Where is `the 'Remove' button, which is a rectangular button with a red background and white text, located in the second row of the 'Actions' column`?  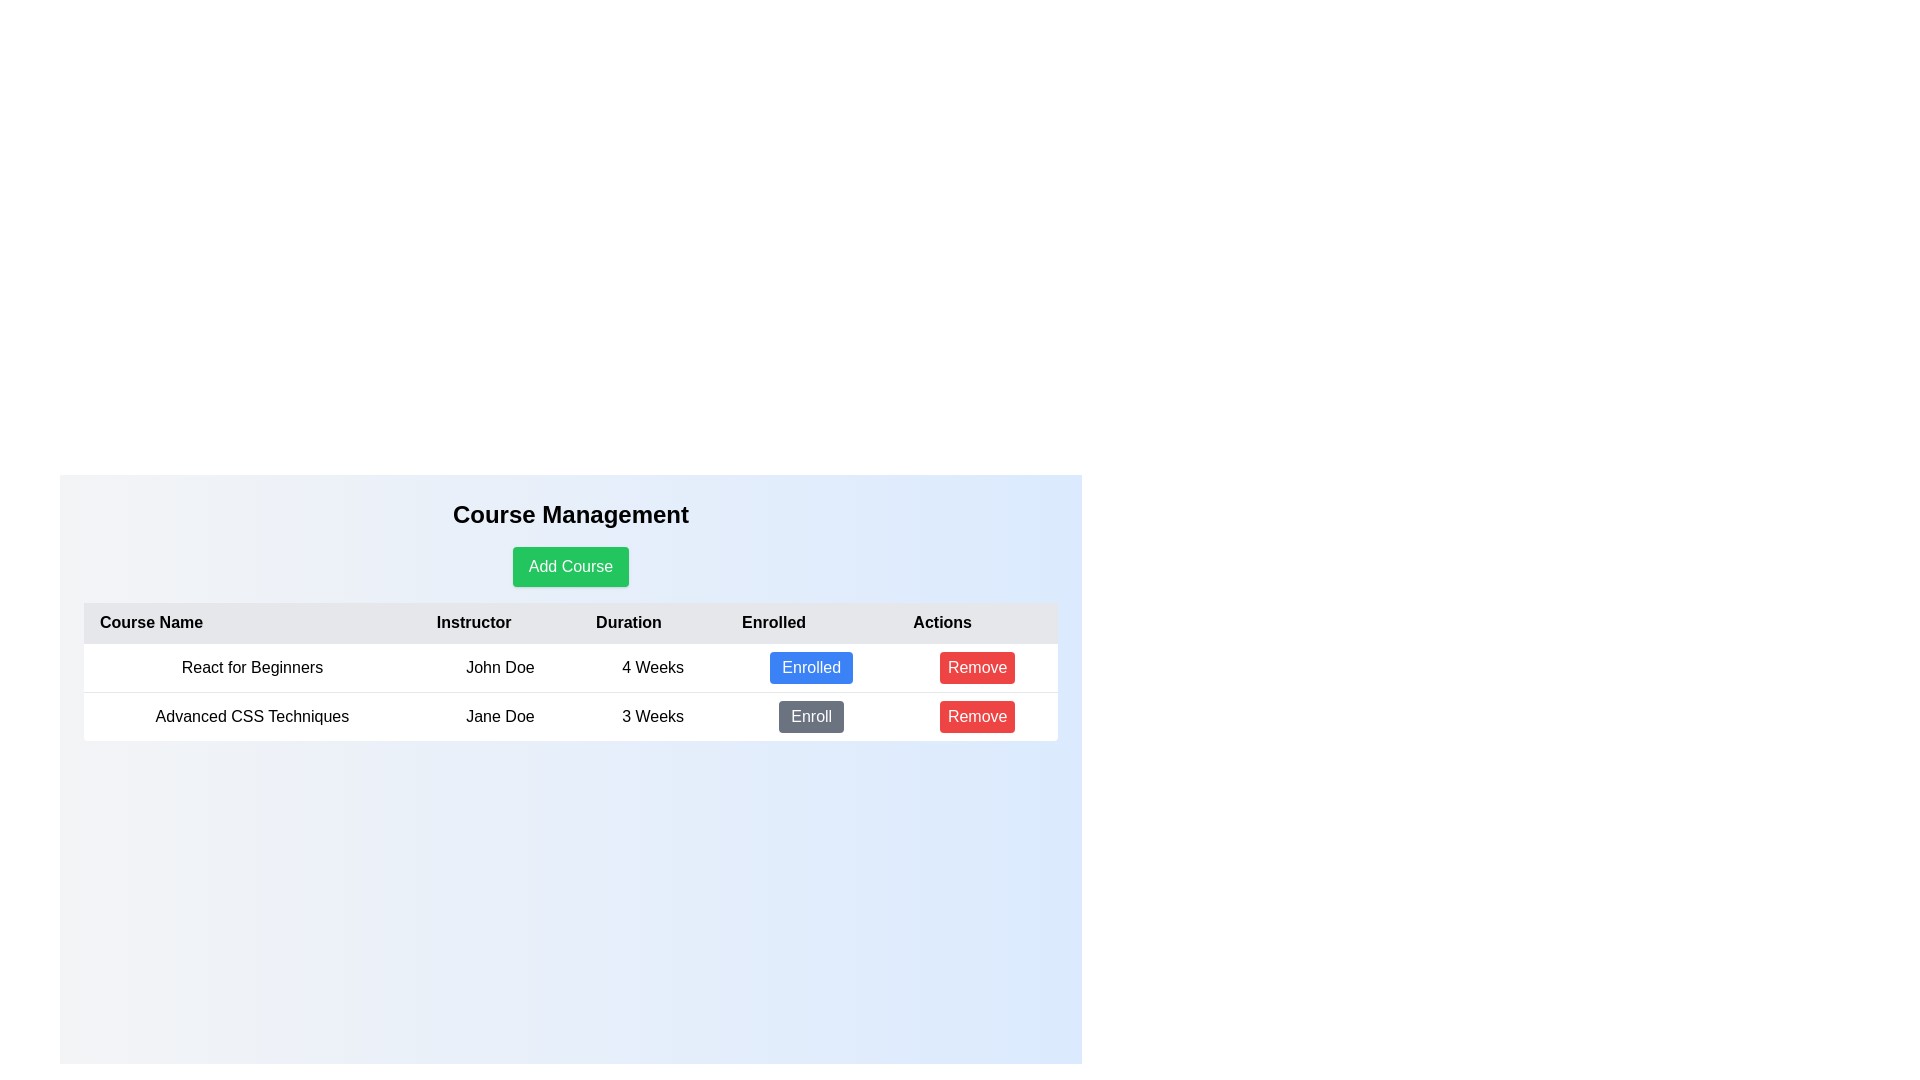 the 'Remove' button, which is a rectangular button with a red background and white text, located in the second row of the 'Actions' column is located at coordinates (977, 715).